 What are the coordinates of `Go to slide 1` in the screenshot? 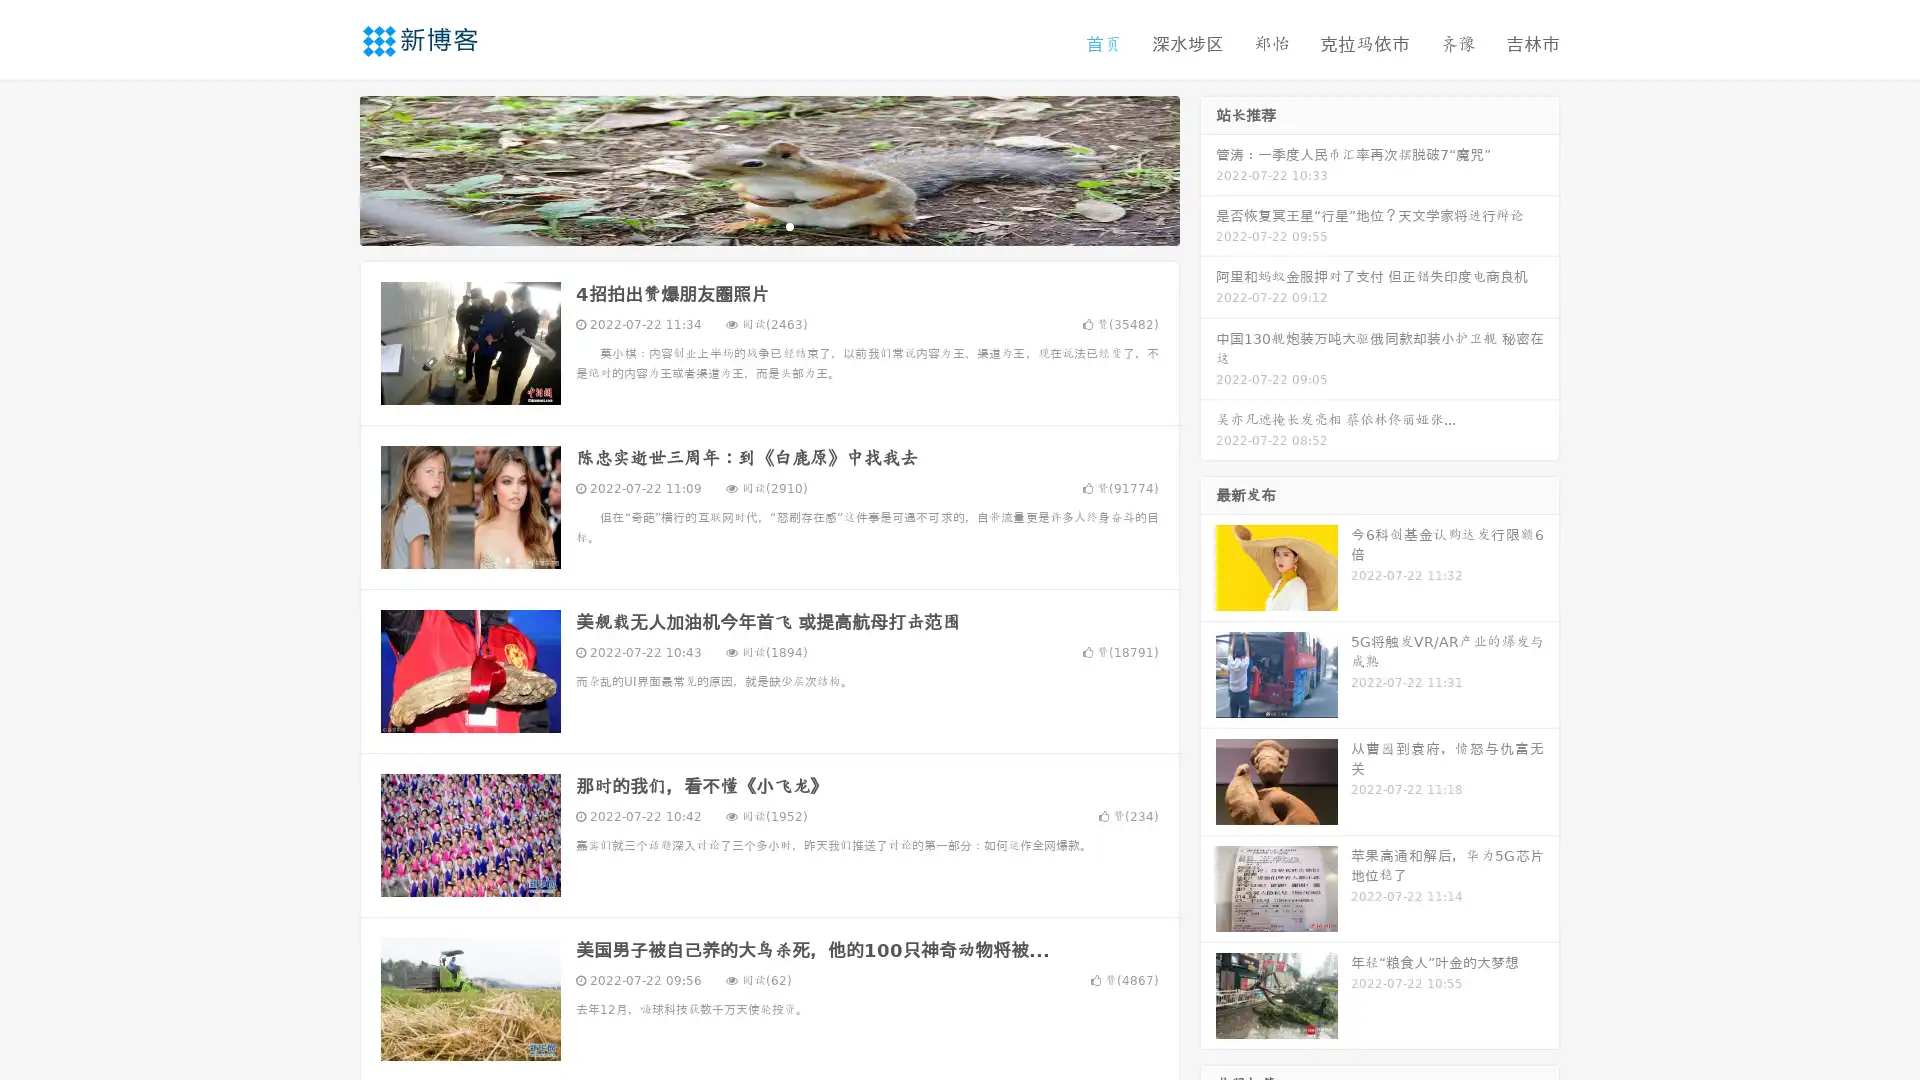 It's located at (748, 225).